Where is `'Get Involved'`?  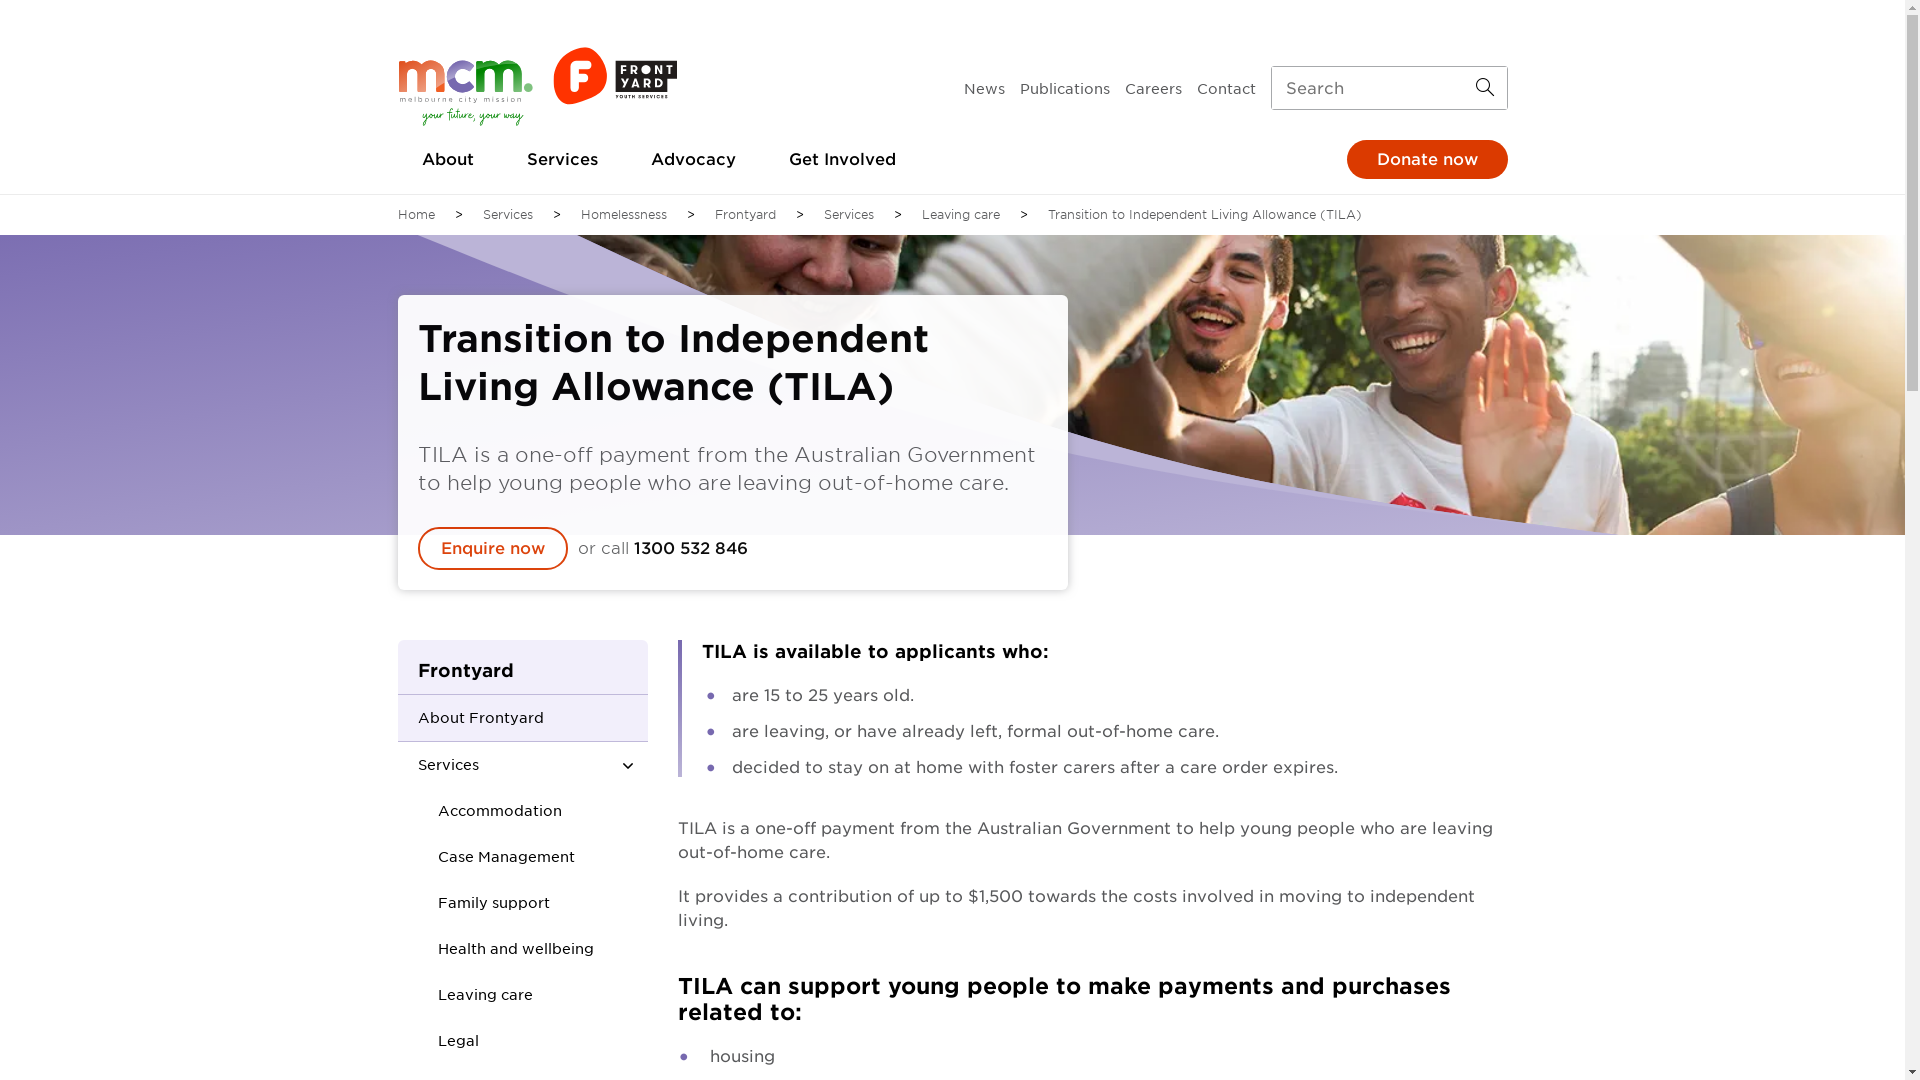
'Get Involved' is located at coordinates (841, 158).